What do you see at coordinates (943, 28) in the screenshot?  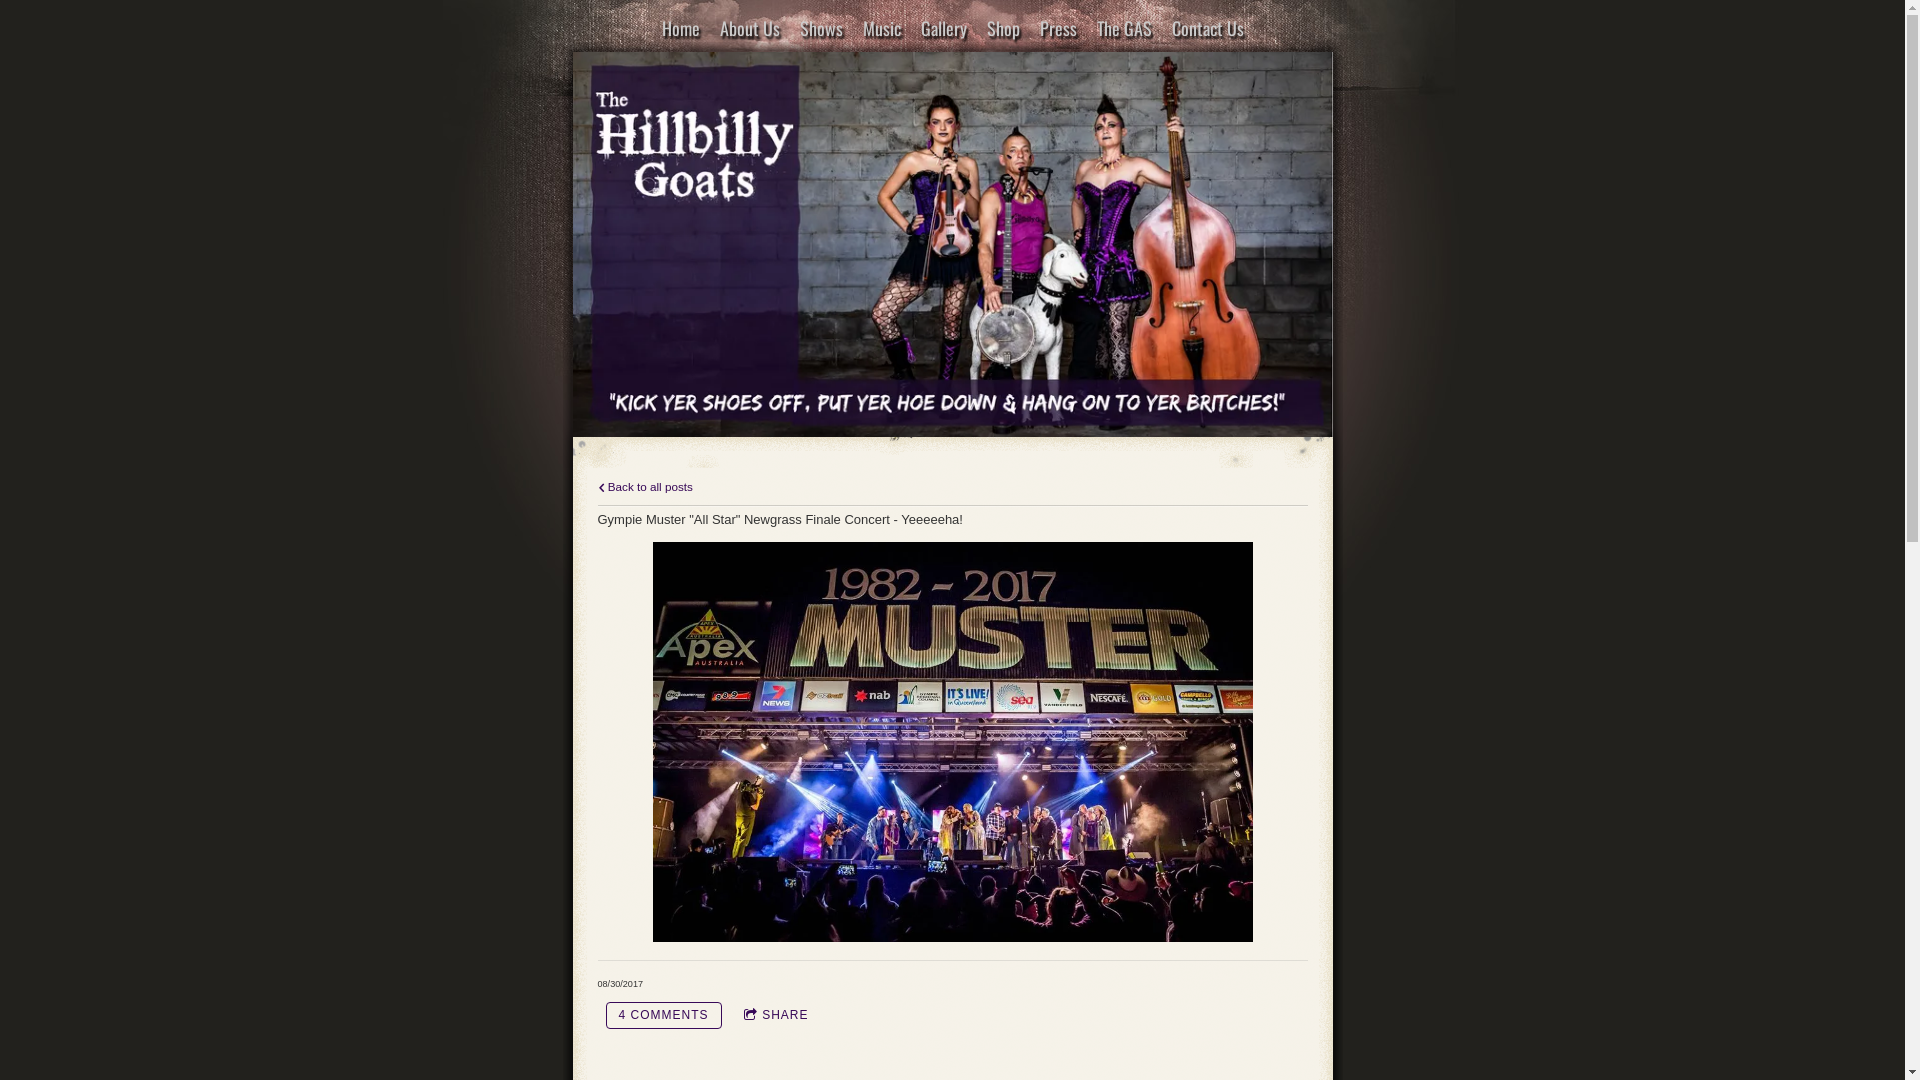 I see `'Gallery'` at bounding box center [943, 28].